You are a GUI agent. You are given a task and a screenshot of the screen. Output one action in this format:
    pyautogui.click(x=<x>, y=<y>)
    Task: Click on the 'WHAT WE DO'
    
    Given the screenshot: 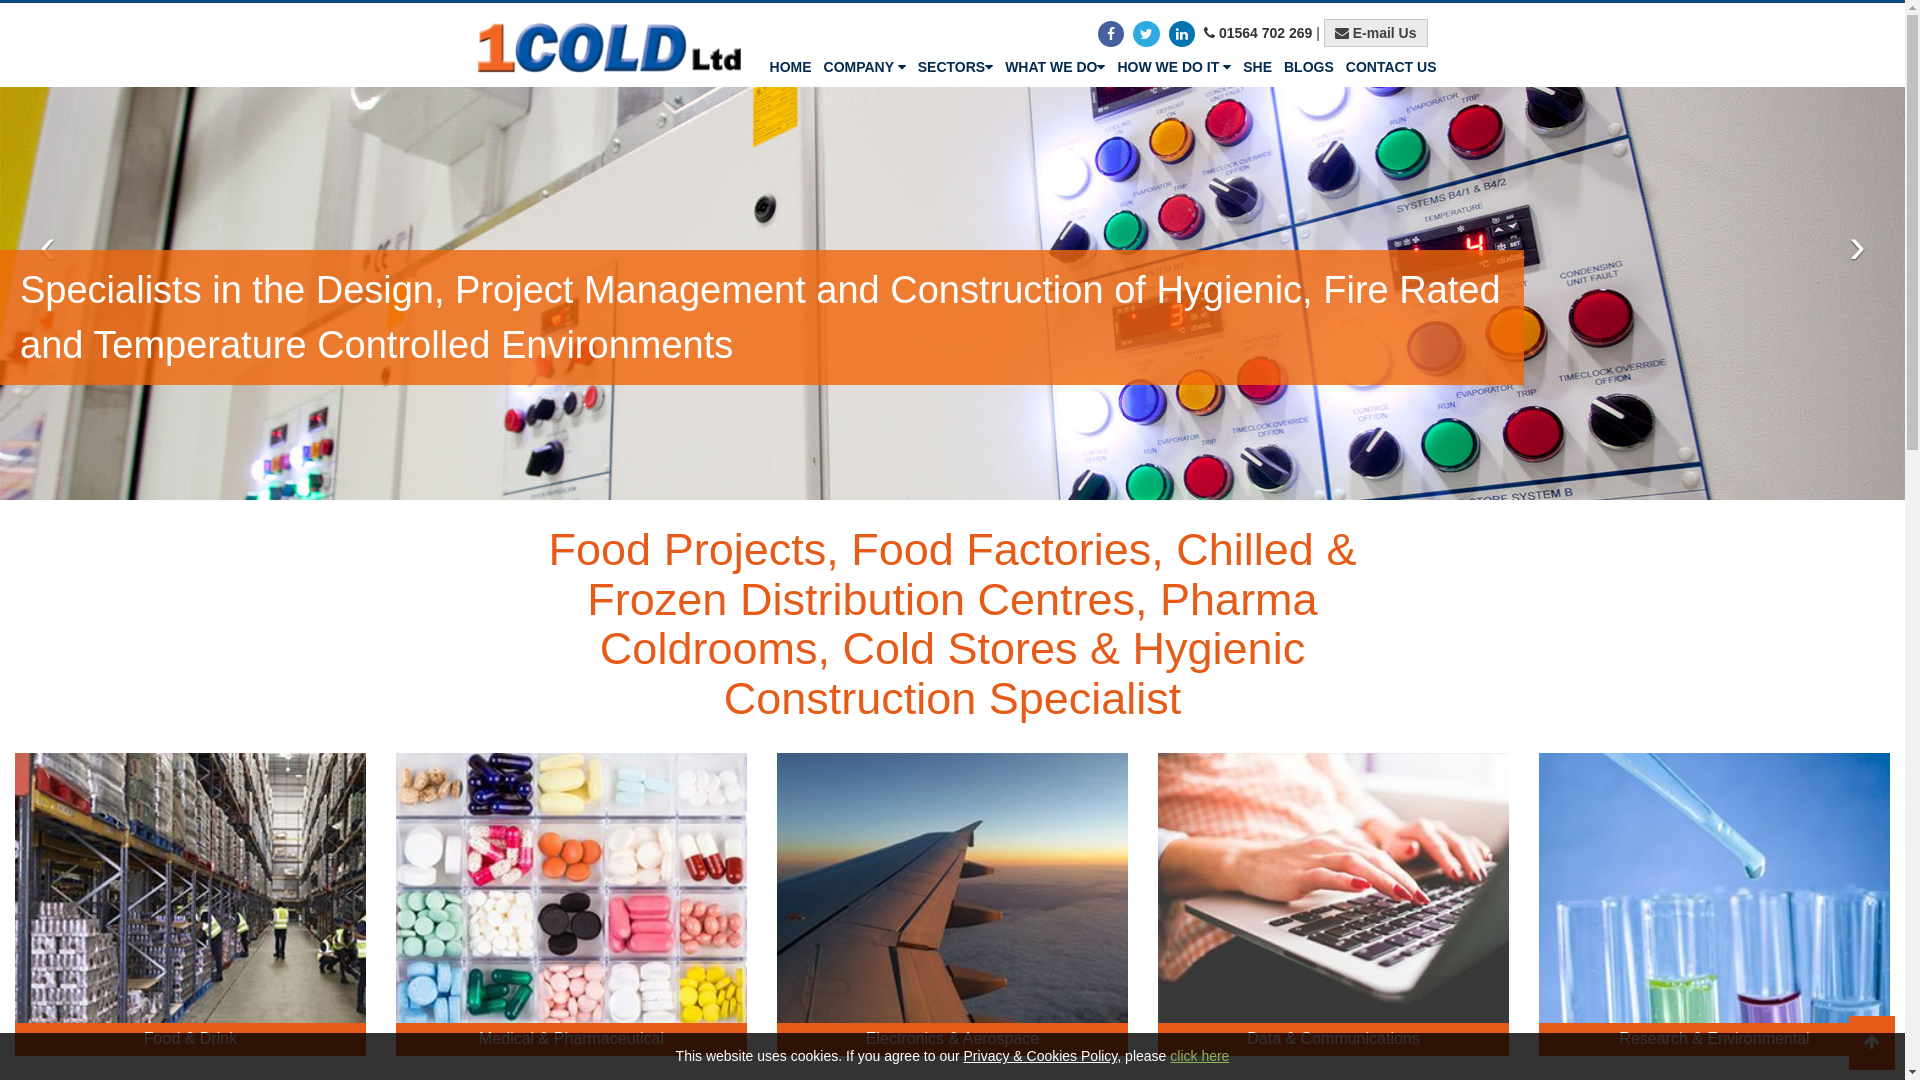 What is the action you would take?
    pyautogui.click(x=1054, y=65)
    